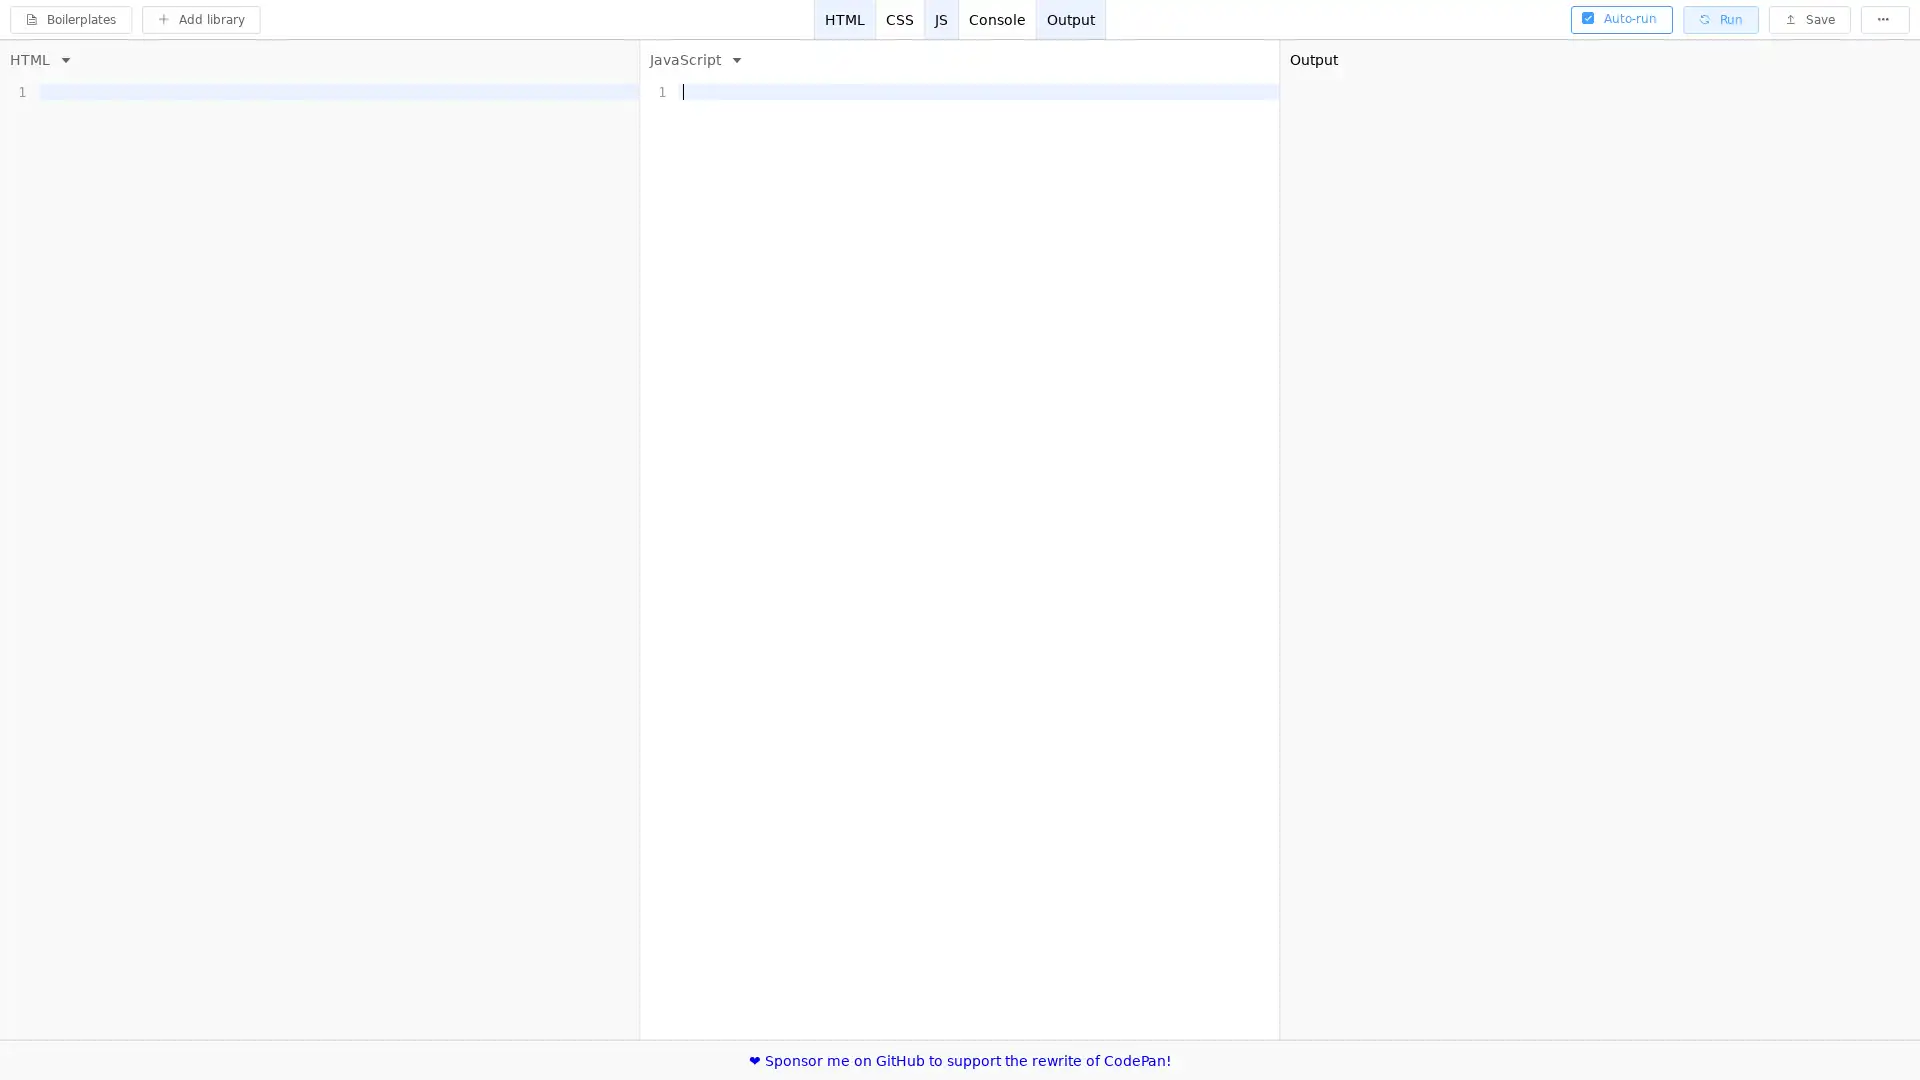 This screenshot has height=1080, width=1920. What do you see at coordinates (41, 59) in the screenshot?
I see `HTML` at bounding box center [41, 59].